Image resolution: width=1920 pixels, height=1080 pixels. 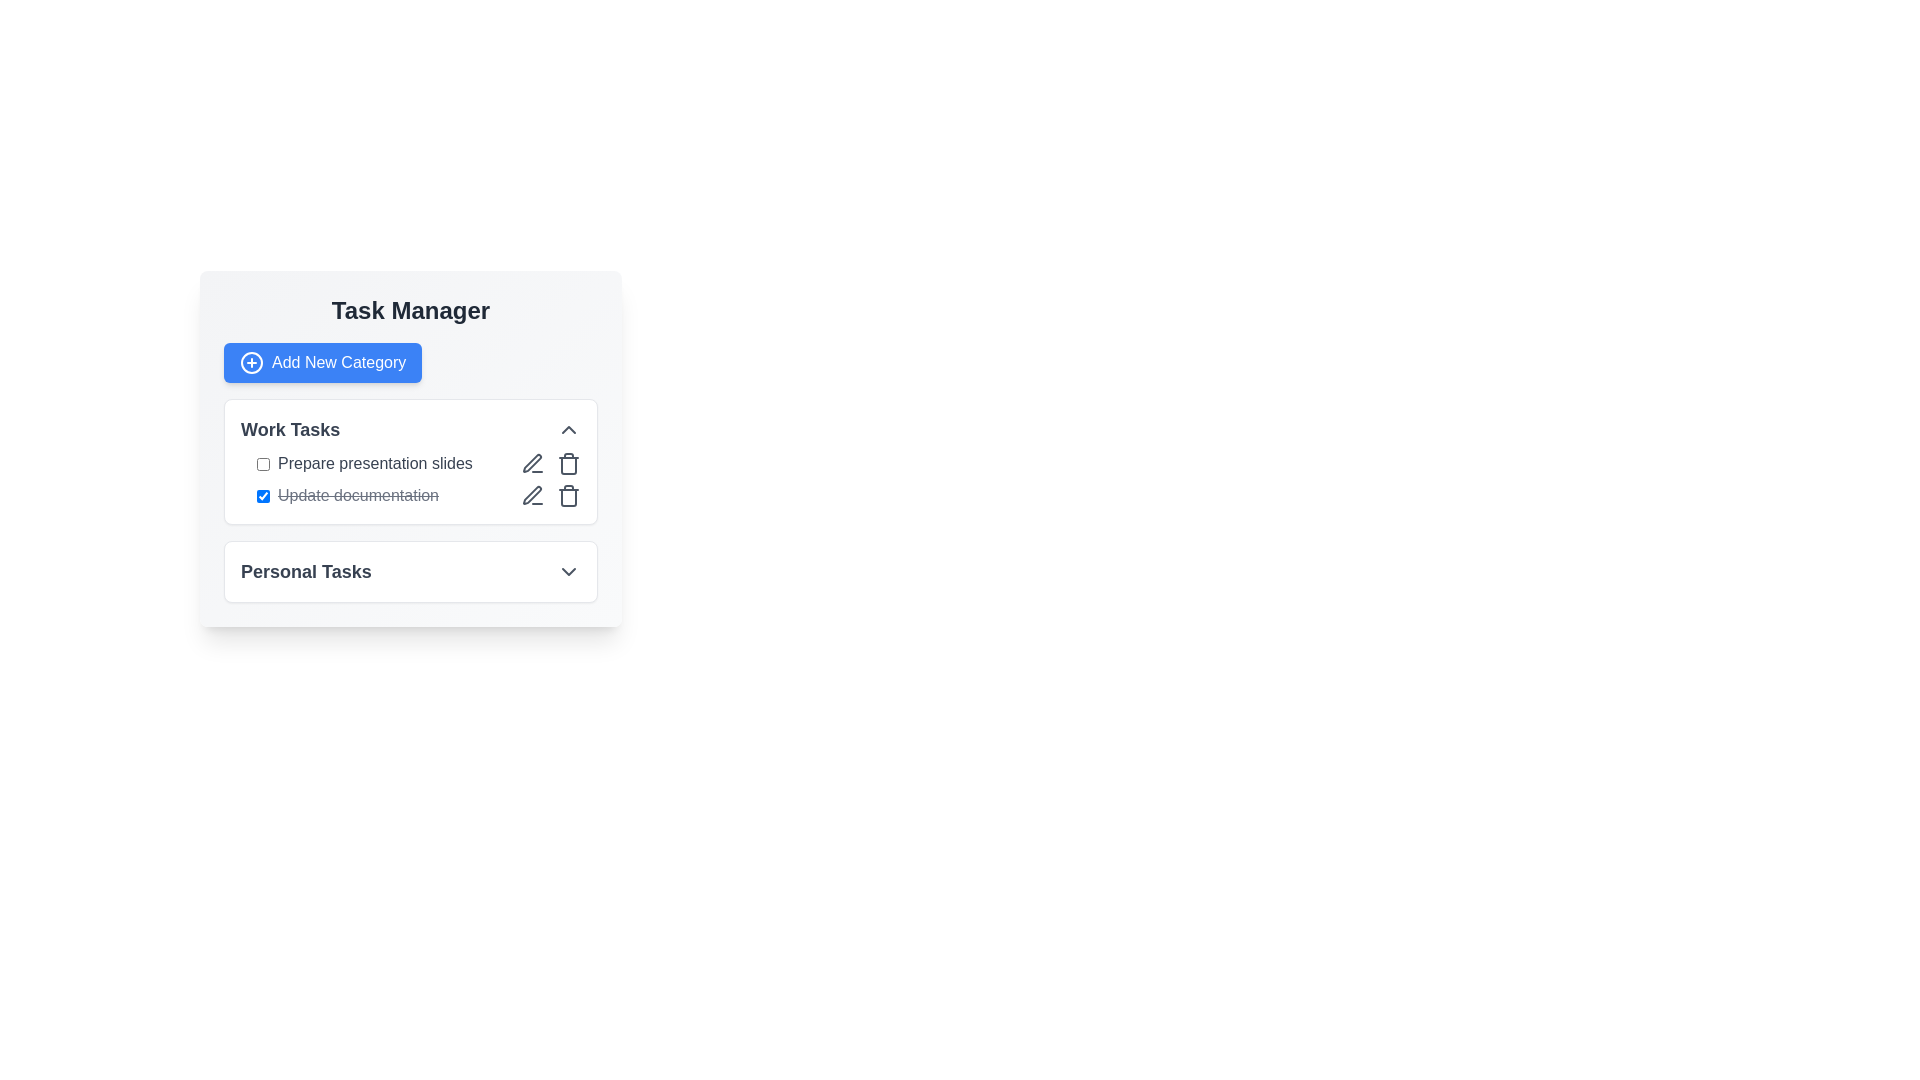 What do you see at coordinates (551, 495) in the screenshot?
I see `the trash icon in the Interactive control group located in the 'Work Tasks' section of the Task Manager interface` at bounding box center [551, 495].